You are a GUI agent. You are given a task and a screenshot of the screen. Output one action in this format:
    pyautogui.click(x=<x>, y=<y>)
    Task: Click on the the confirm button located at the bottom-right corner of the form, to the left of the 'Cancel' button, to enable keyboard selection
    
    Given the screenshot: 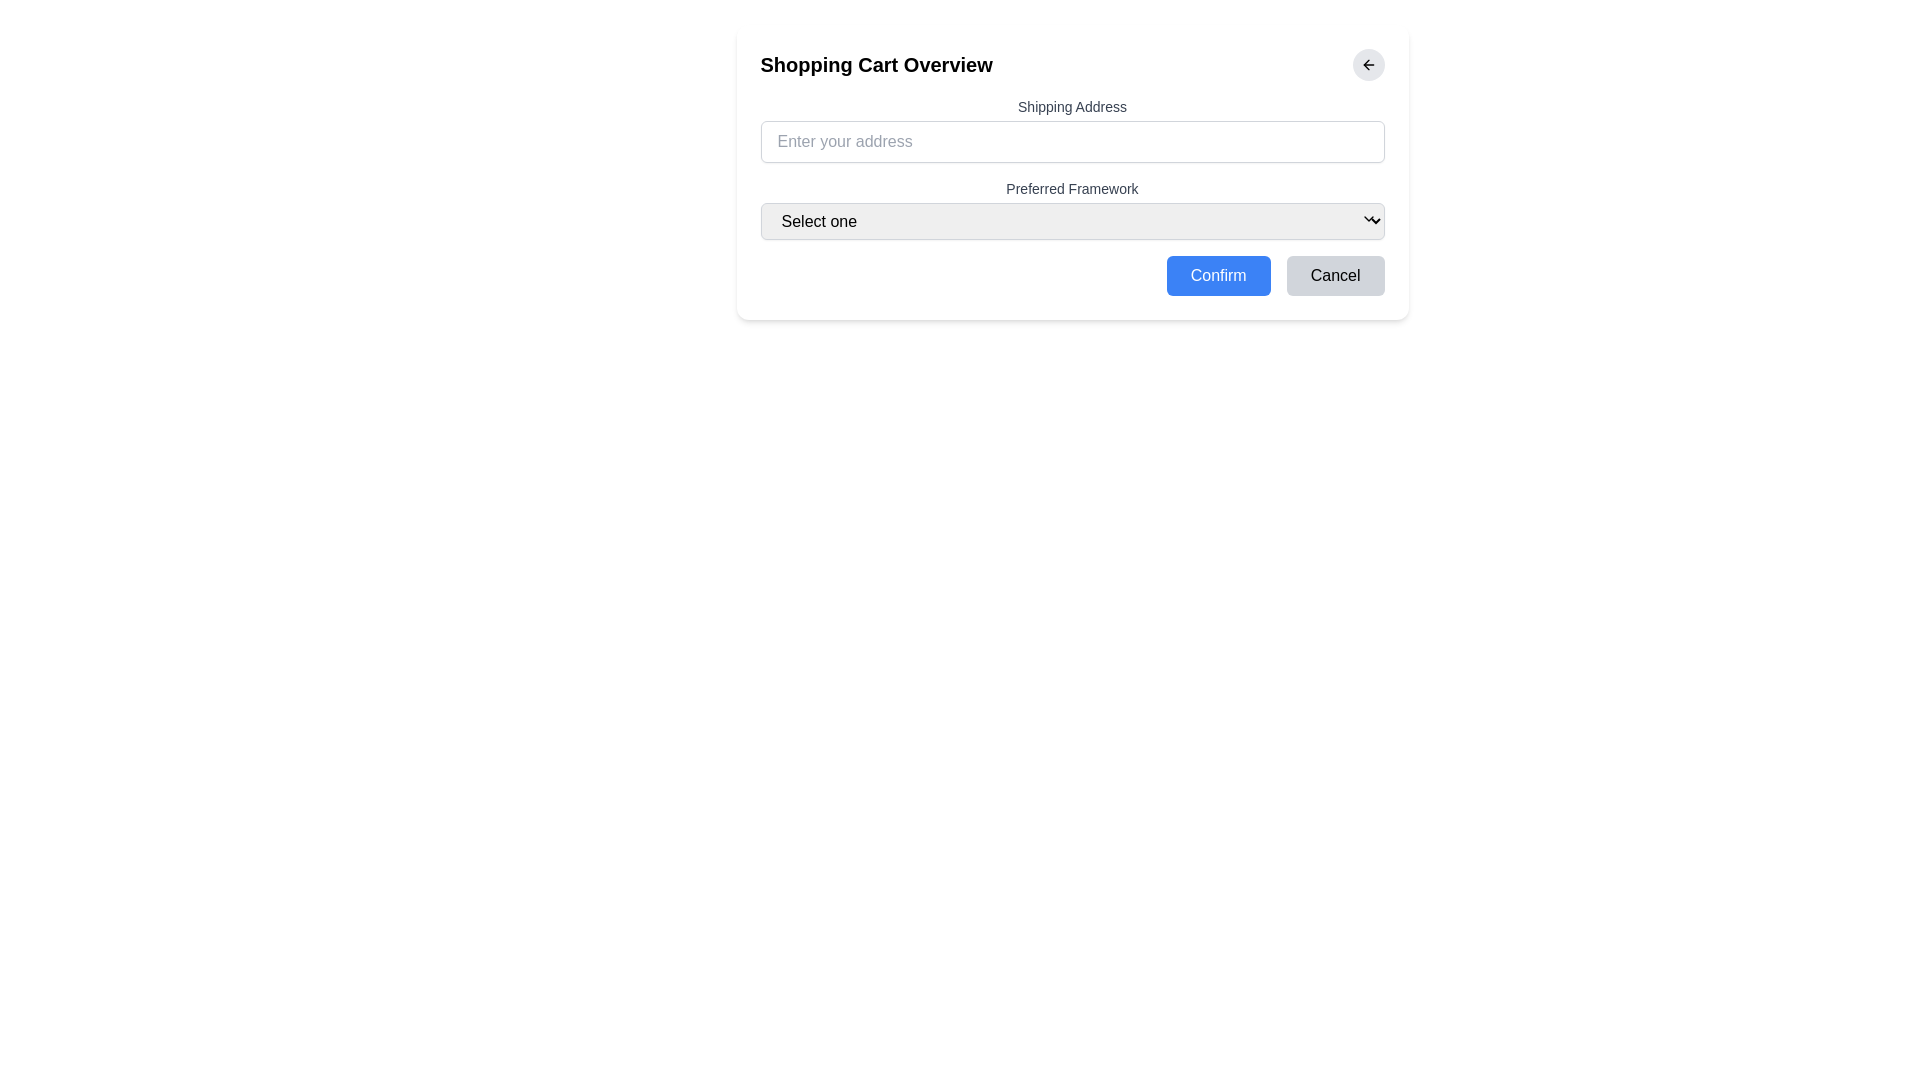 What is the action you would take?
    pyautogui.click(x=1217, y=276)
    